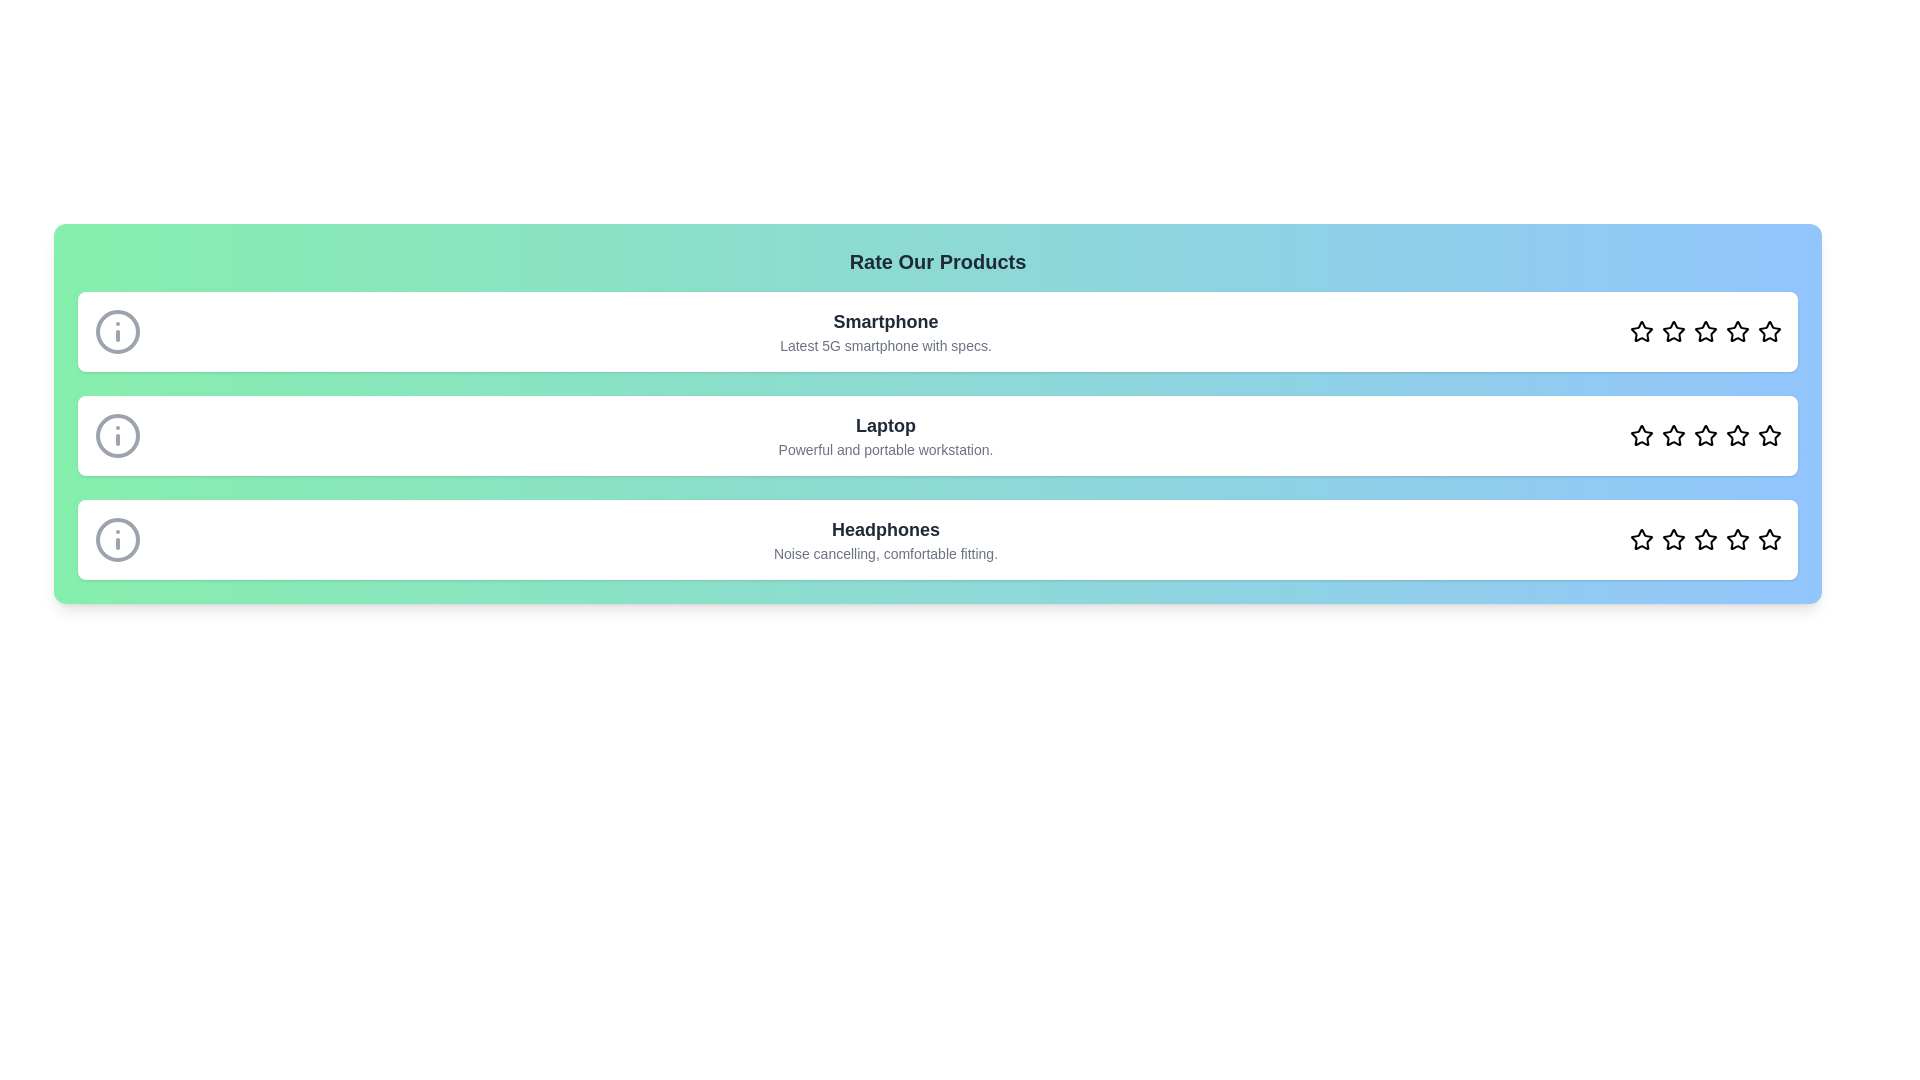  Describe the element at coordinates (1674, 330) in the screenshot. I see `the interactive rating star, the second star in the series of five located in the second row of the rating section next to the 'Laptop' heading, for accessibility navigation` at that location.